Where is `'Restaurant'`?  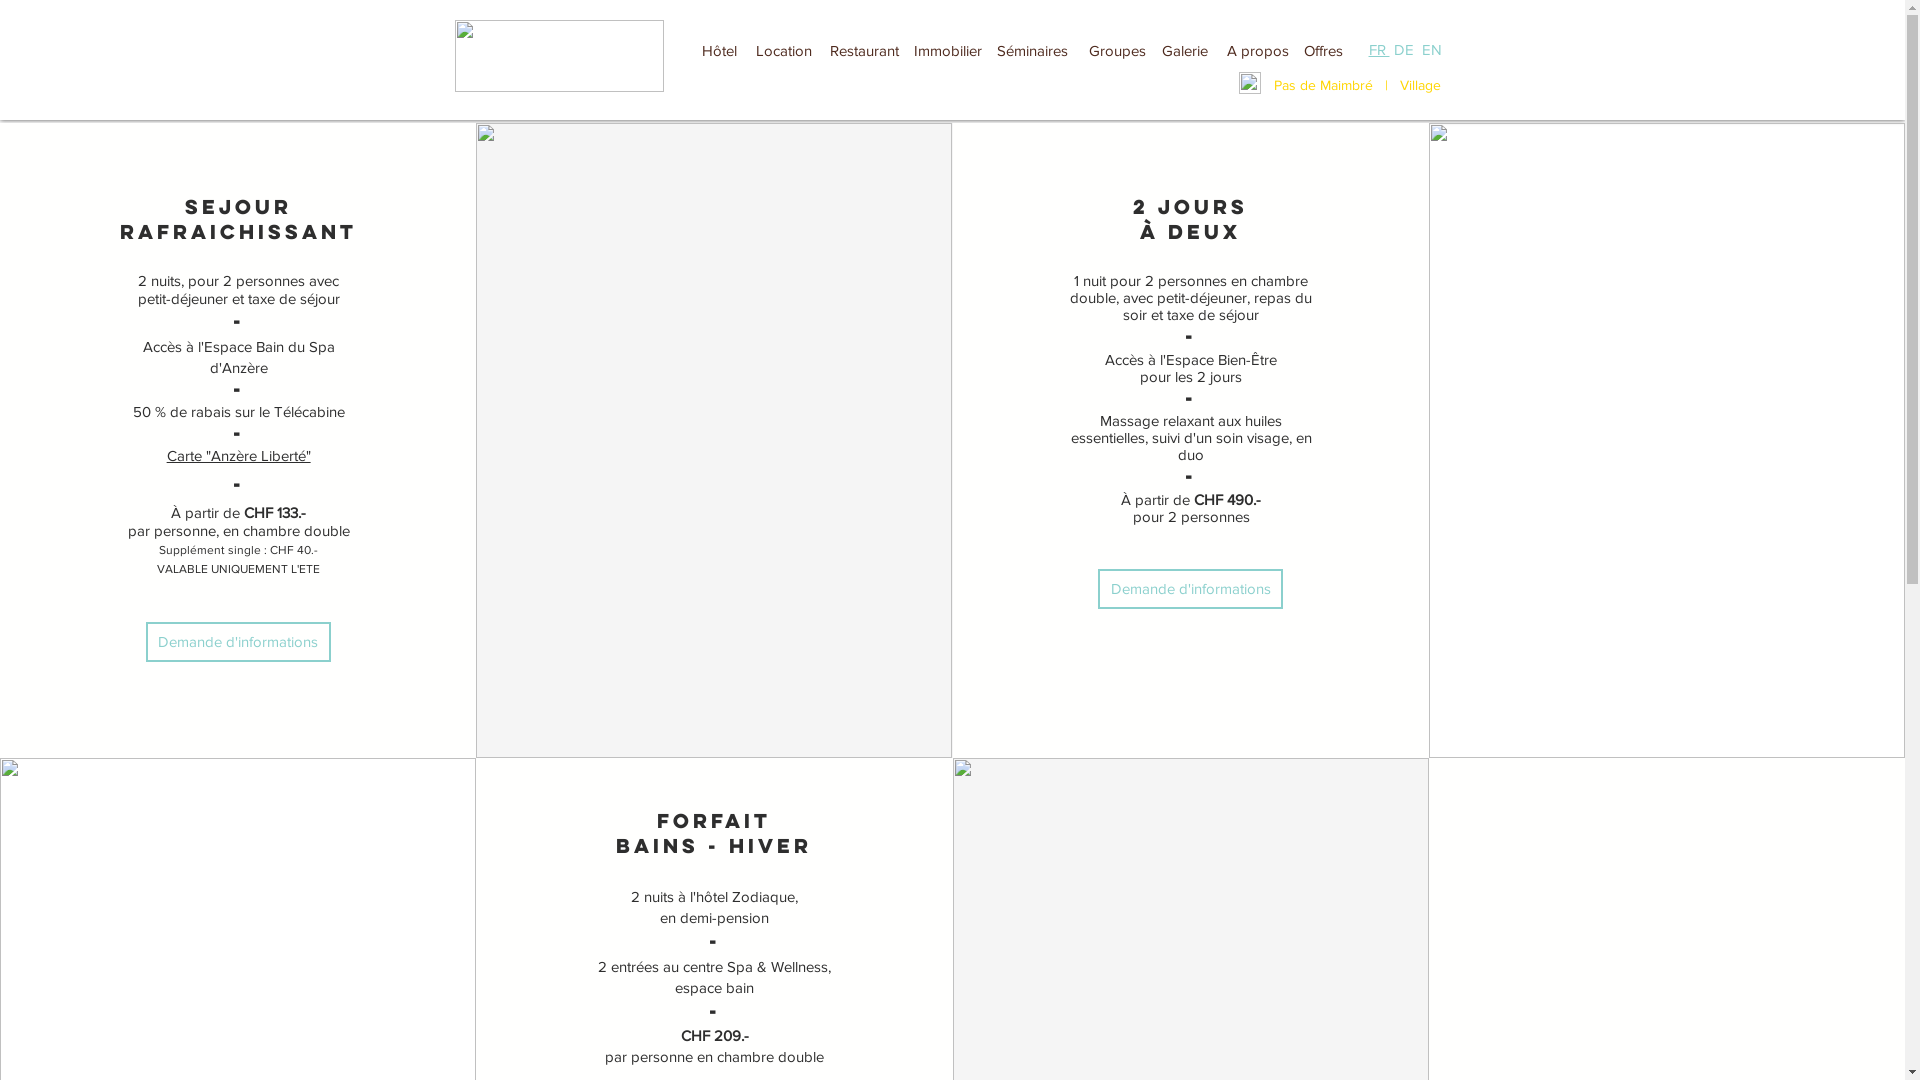 'Restaurant' is located at coordinates (864, 49).